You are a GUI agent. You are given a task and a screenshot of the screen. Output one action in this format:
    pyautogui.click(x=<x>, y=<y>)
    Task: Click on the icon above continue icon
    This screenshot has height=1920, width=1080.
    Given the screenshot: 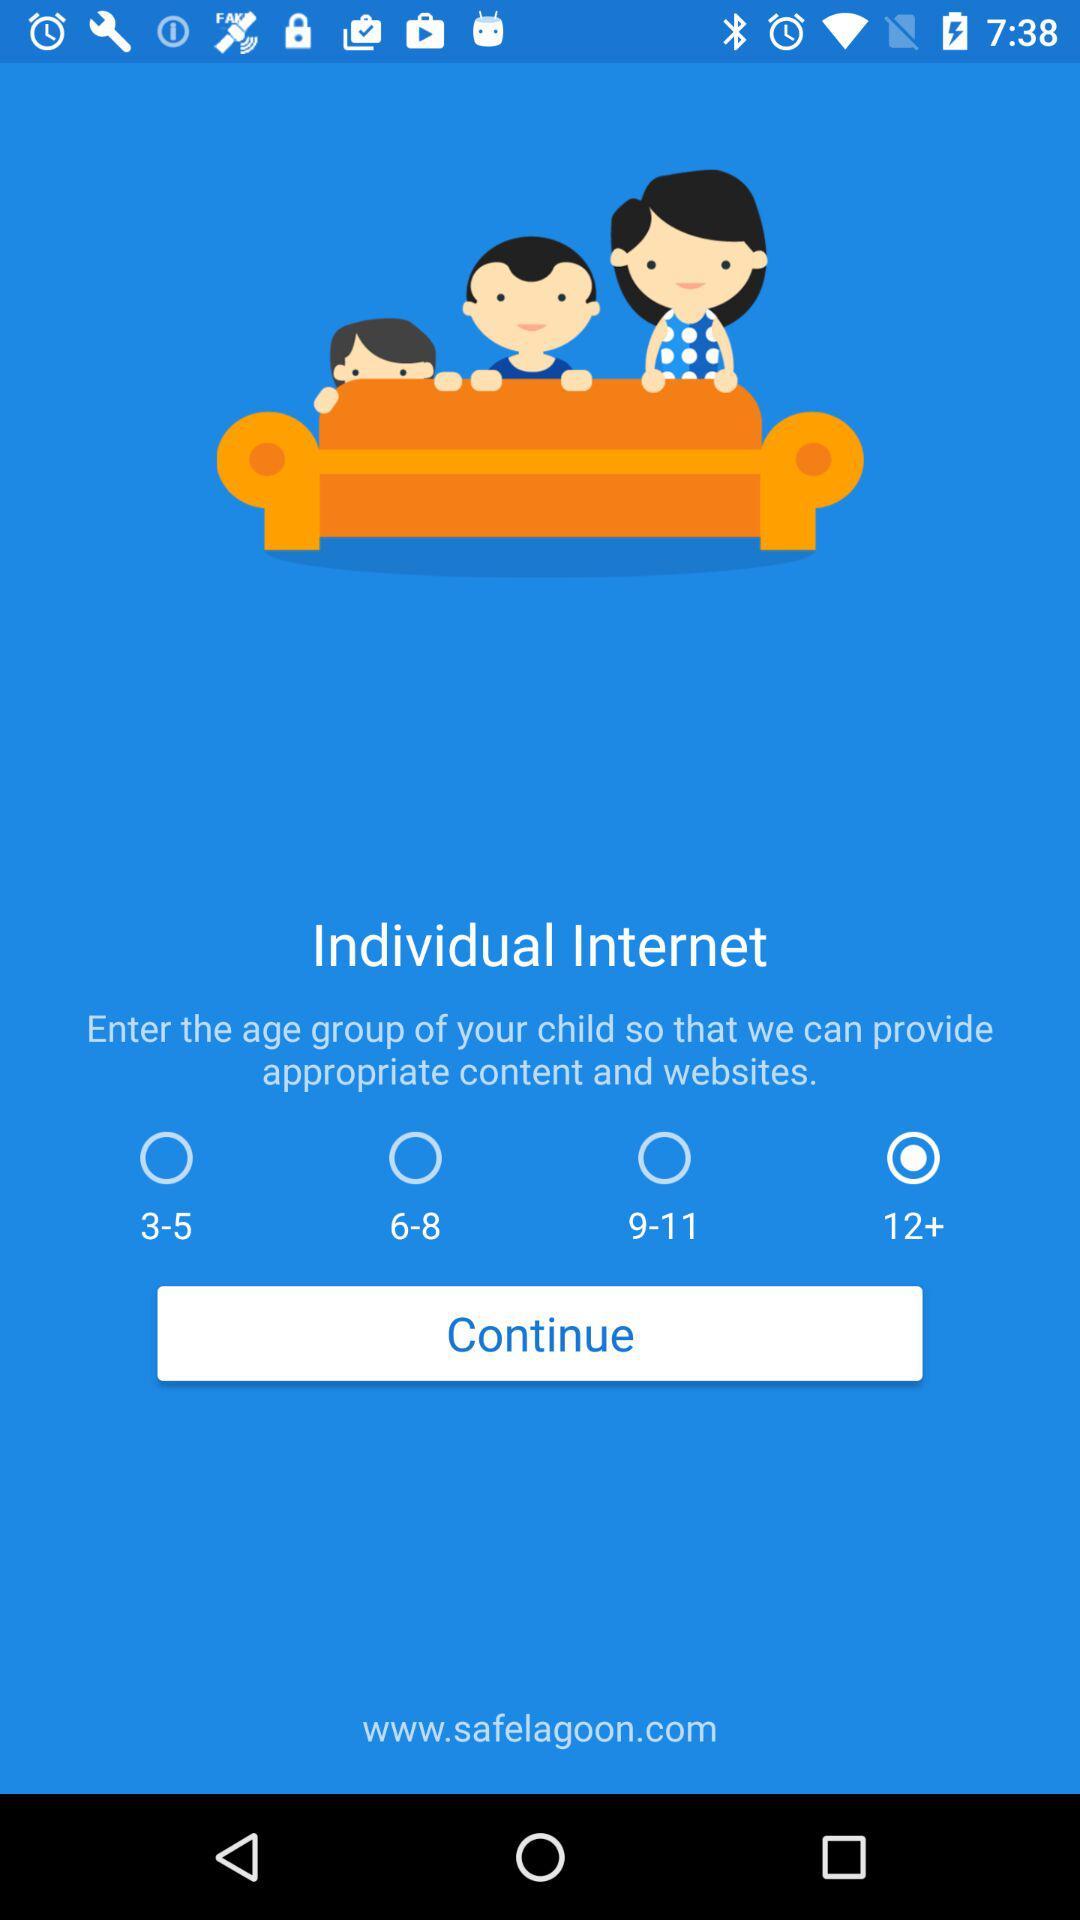 What is the action you would take?
    pyautogui.click(x=913, y=1182)
    